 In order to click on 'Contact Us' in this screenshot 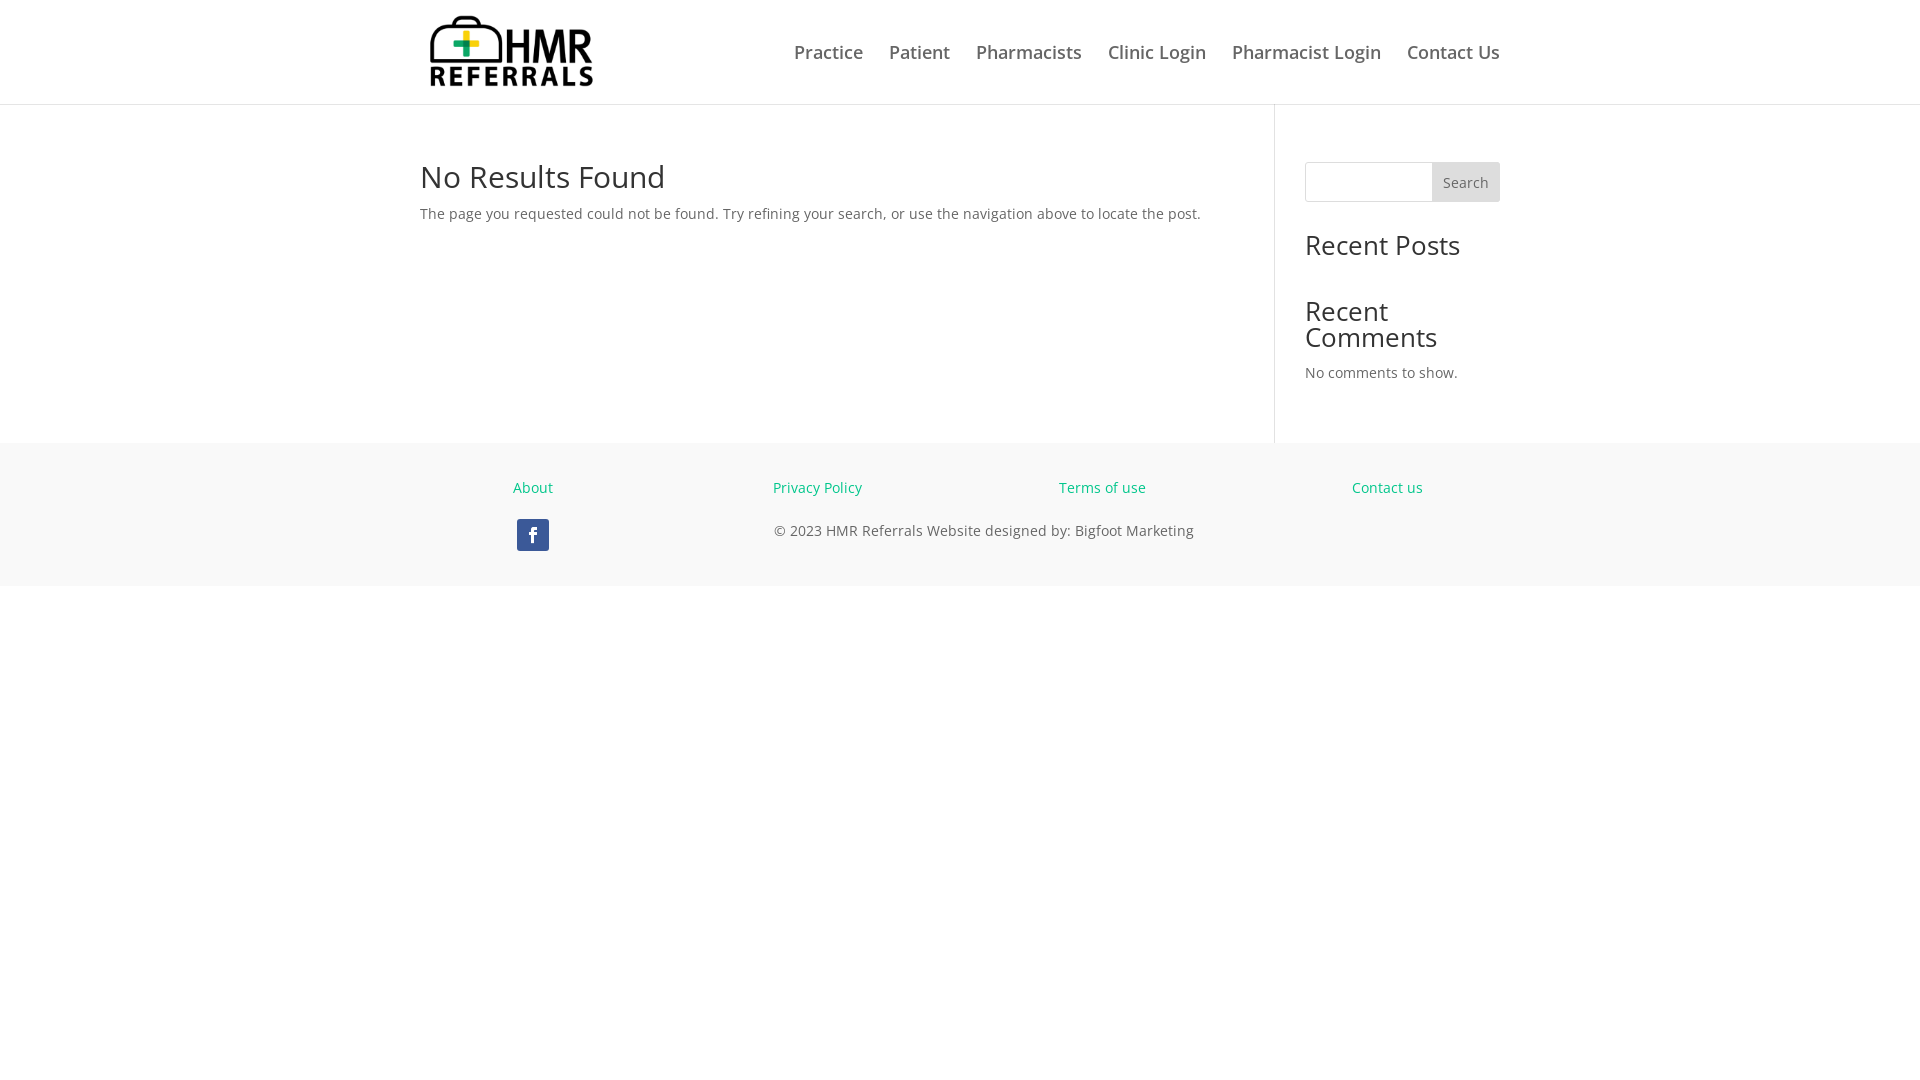, I will do `click(1405, 73)`.